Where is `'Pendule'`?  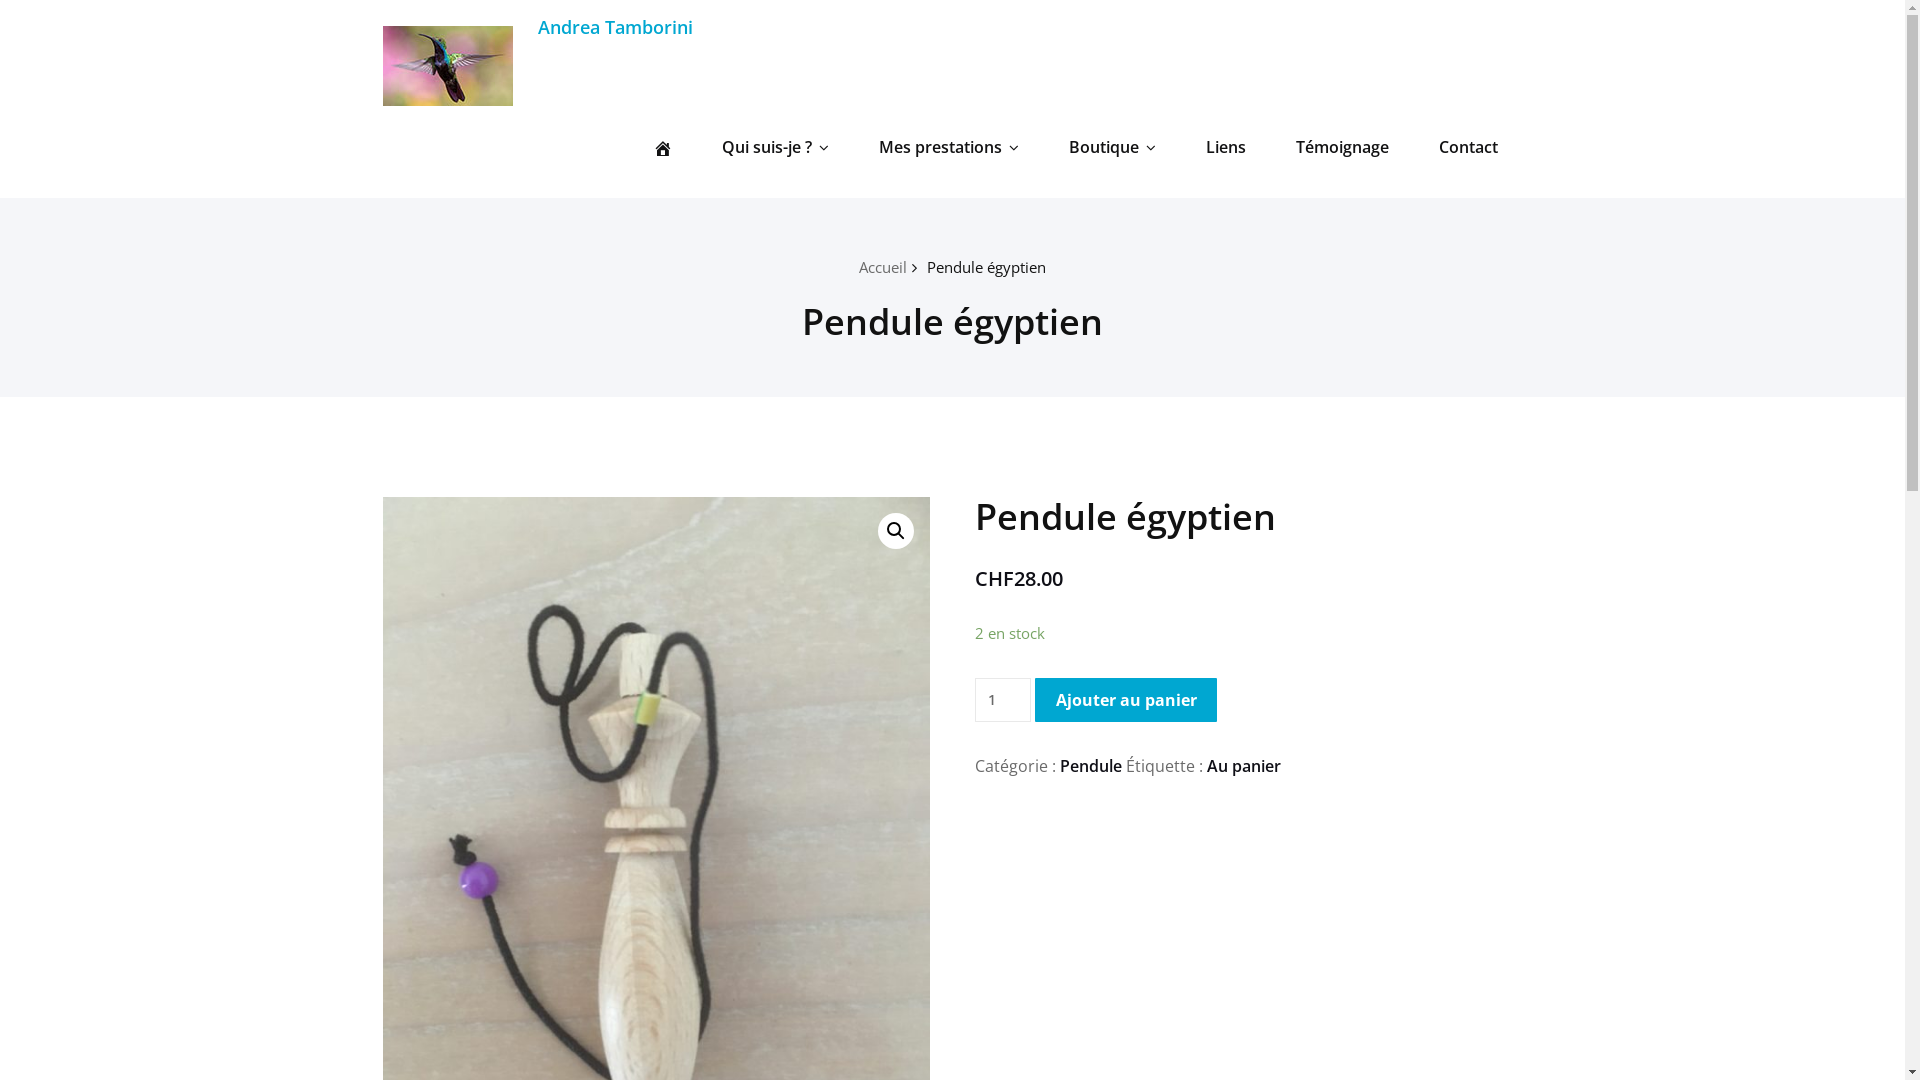
'Pendule' is located at coordinates (1089, 765).